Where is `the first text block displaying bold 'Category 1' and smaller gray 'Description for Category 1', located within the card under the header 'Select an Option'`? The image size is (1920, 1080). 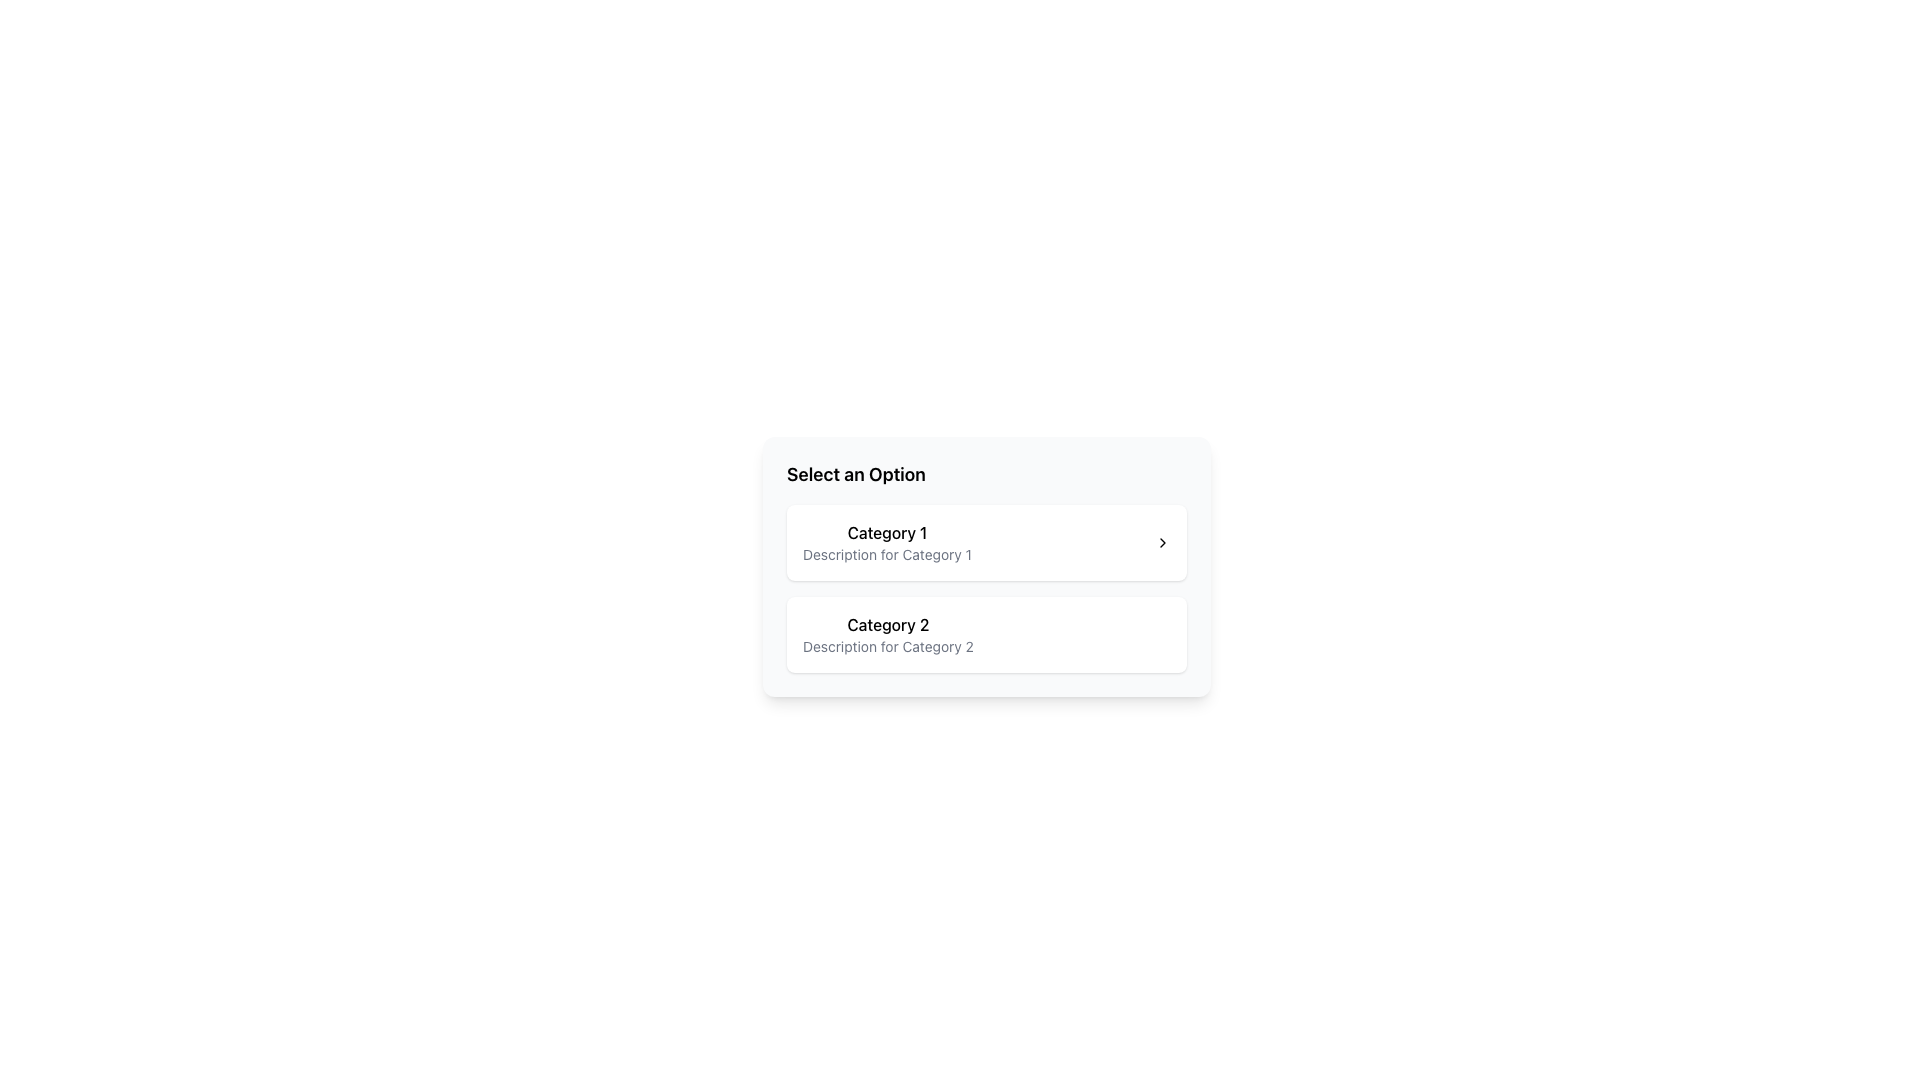 the first text block displaying bold 'Category 1' and smaller gray 'Description for Category 1', located within the card under the header 'Select an Option' is located at coordinates (886, 543).